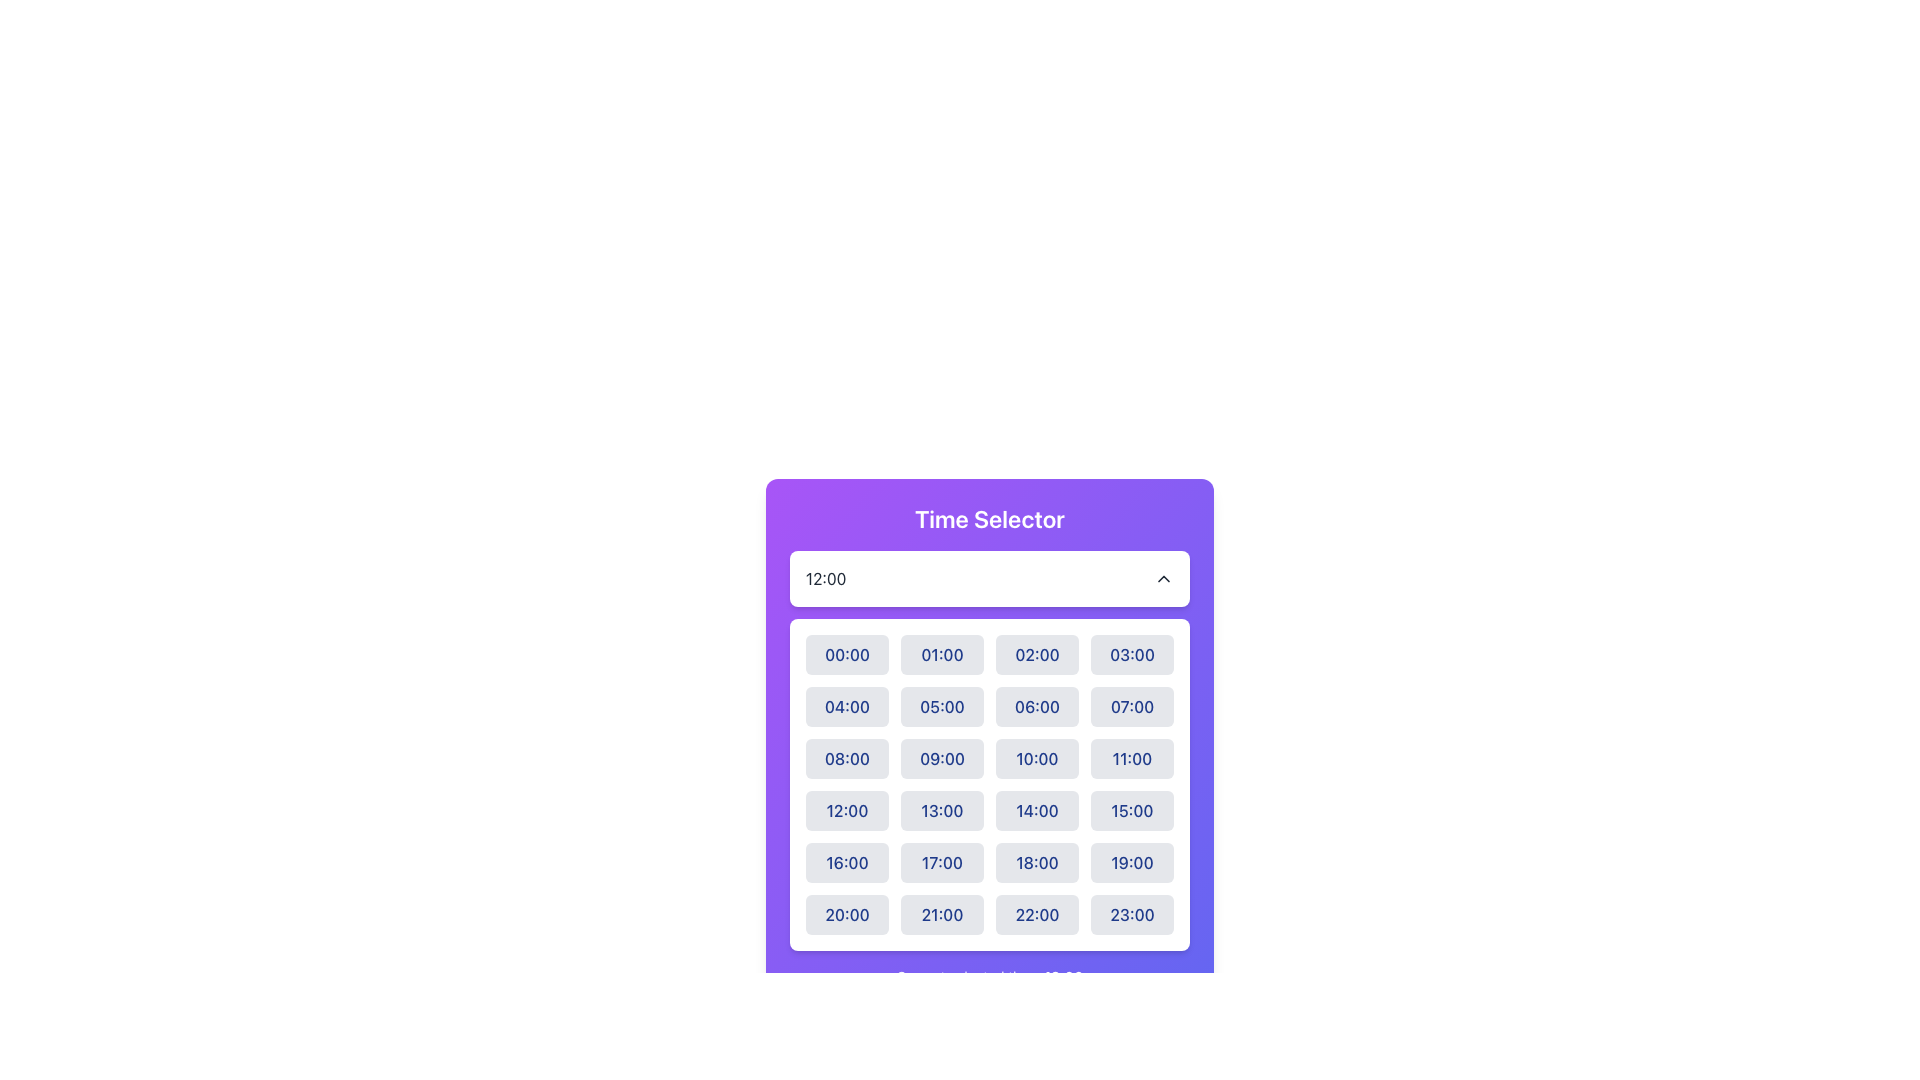 The width and height of the screenshot is (1920, 1080). Describe the element at coordinates (1132, 810) in the screenshot. I see `the button in the fourth column of the fourth row of the time selector interface` at that location.